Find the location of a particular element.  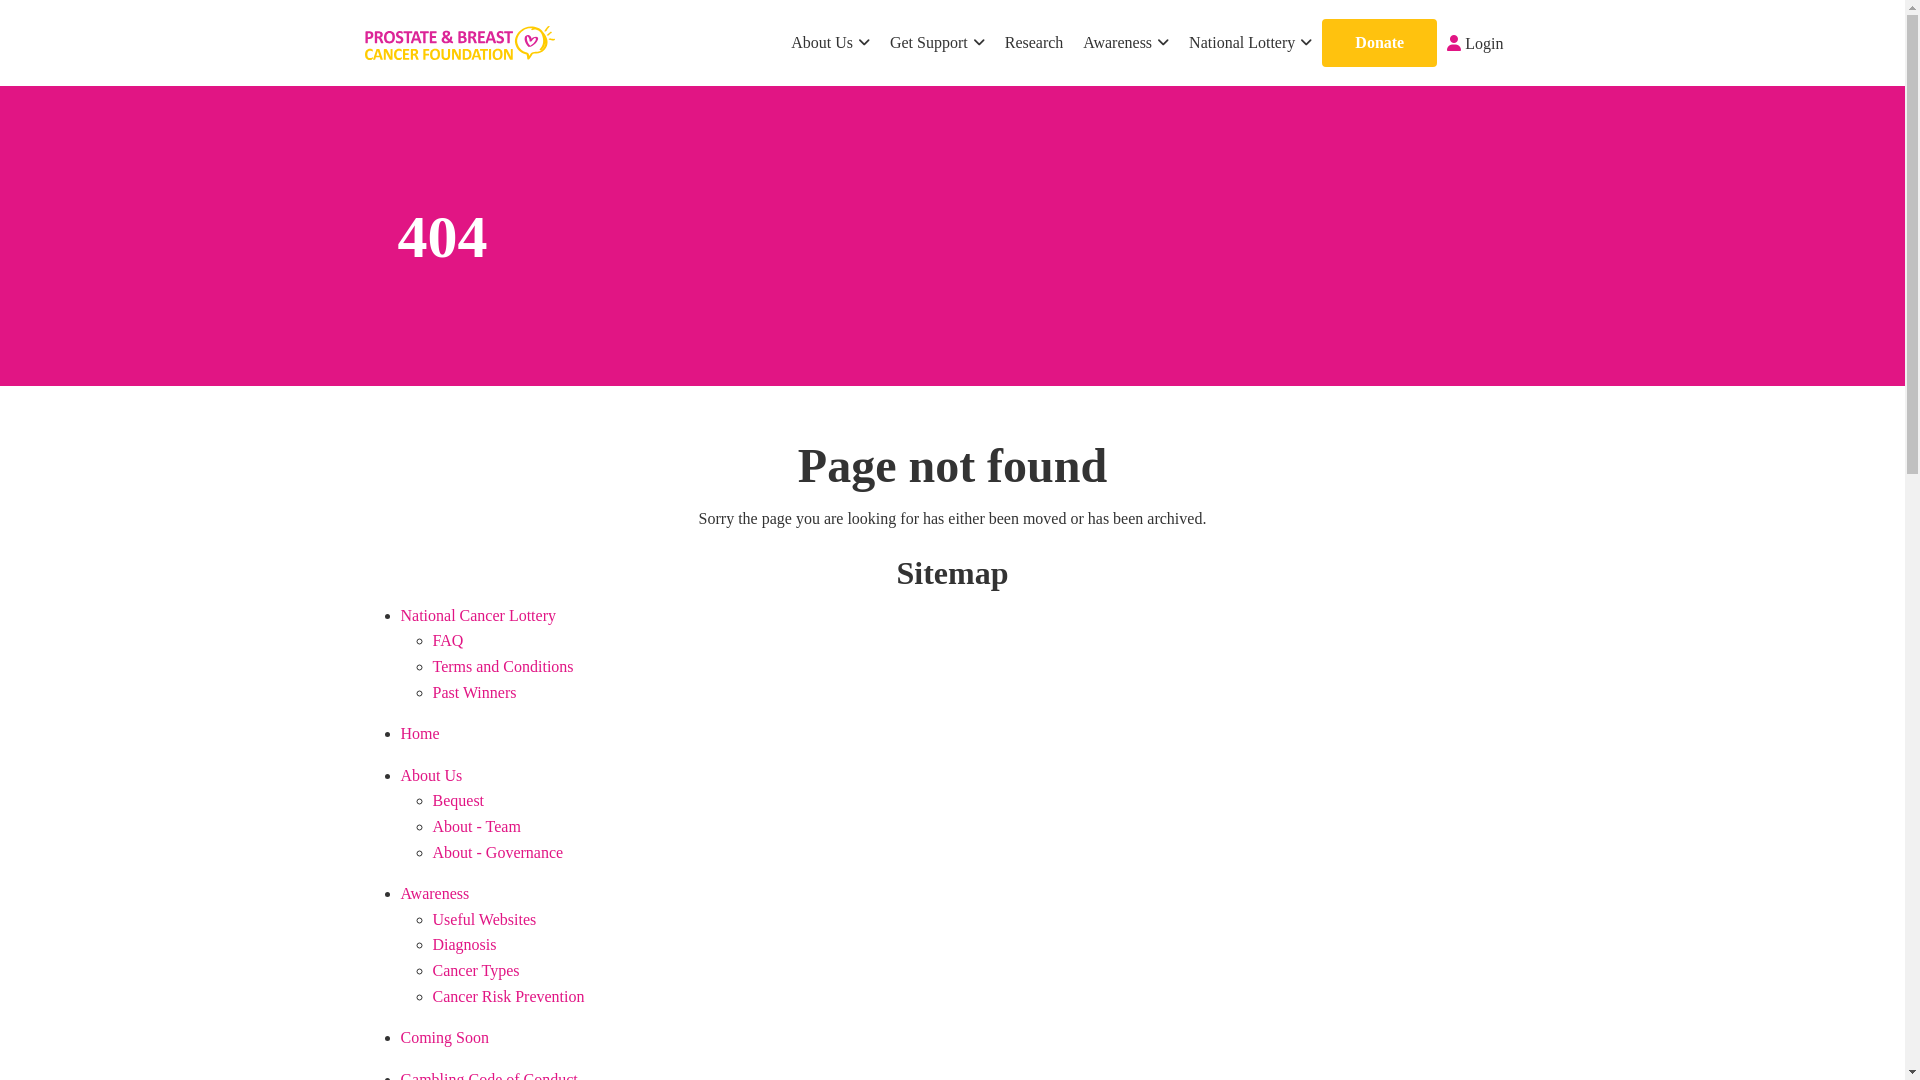

'FAQ' is located at coordinates (446, 640).